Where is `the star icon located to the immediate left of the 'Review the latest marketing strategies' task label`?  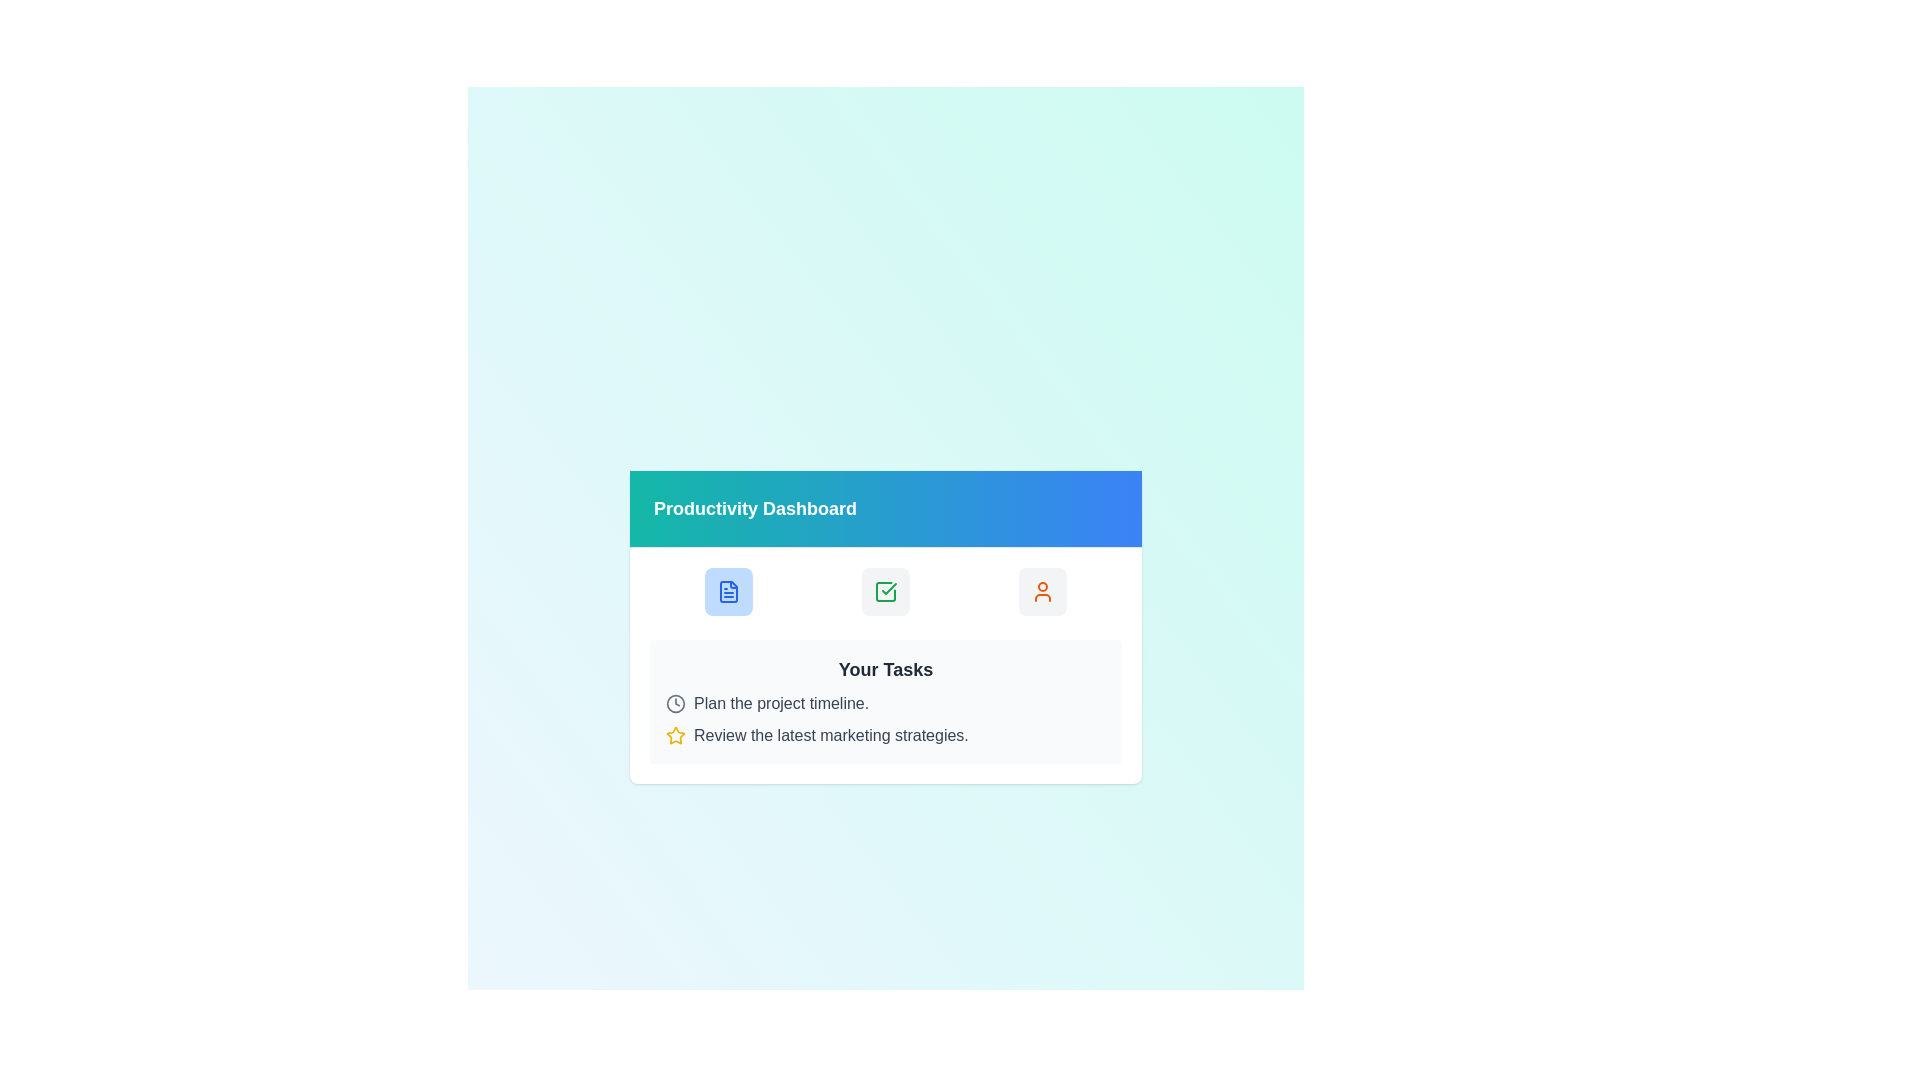 the star icon located to the immediate left of the 'Review the latest marketing strategies' task label is located at coordinates (676, 735).